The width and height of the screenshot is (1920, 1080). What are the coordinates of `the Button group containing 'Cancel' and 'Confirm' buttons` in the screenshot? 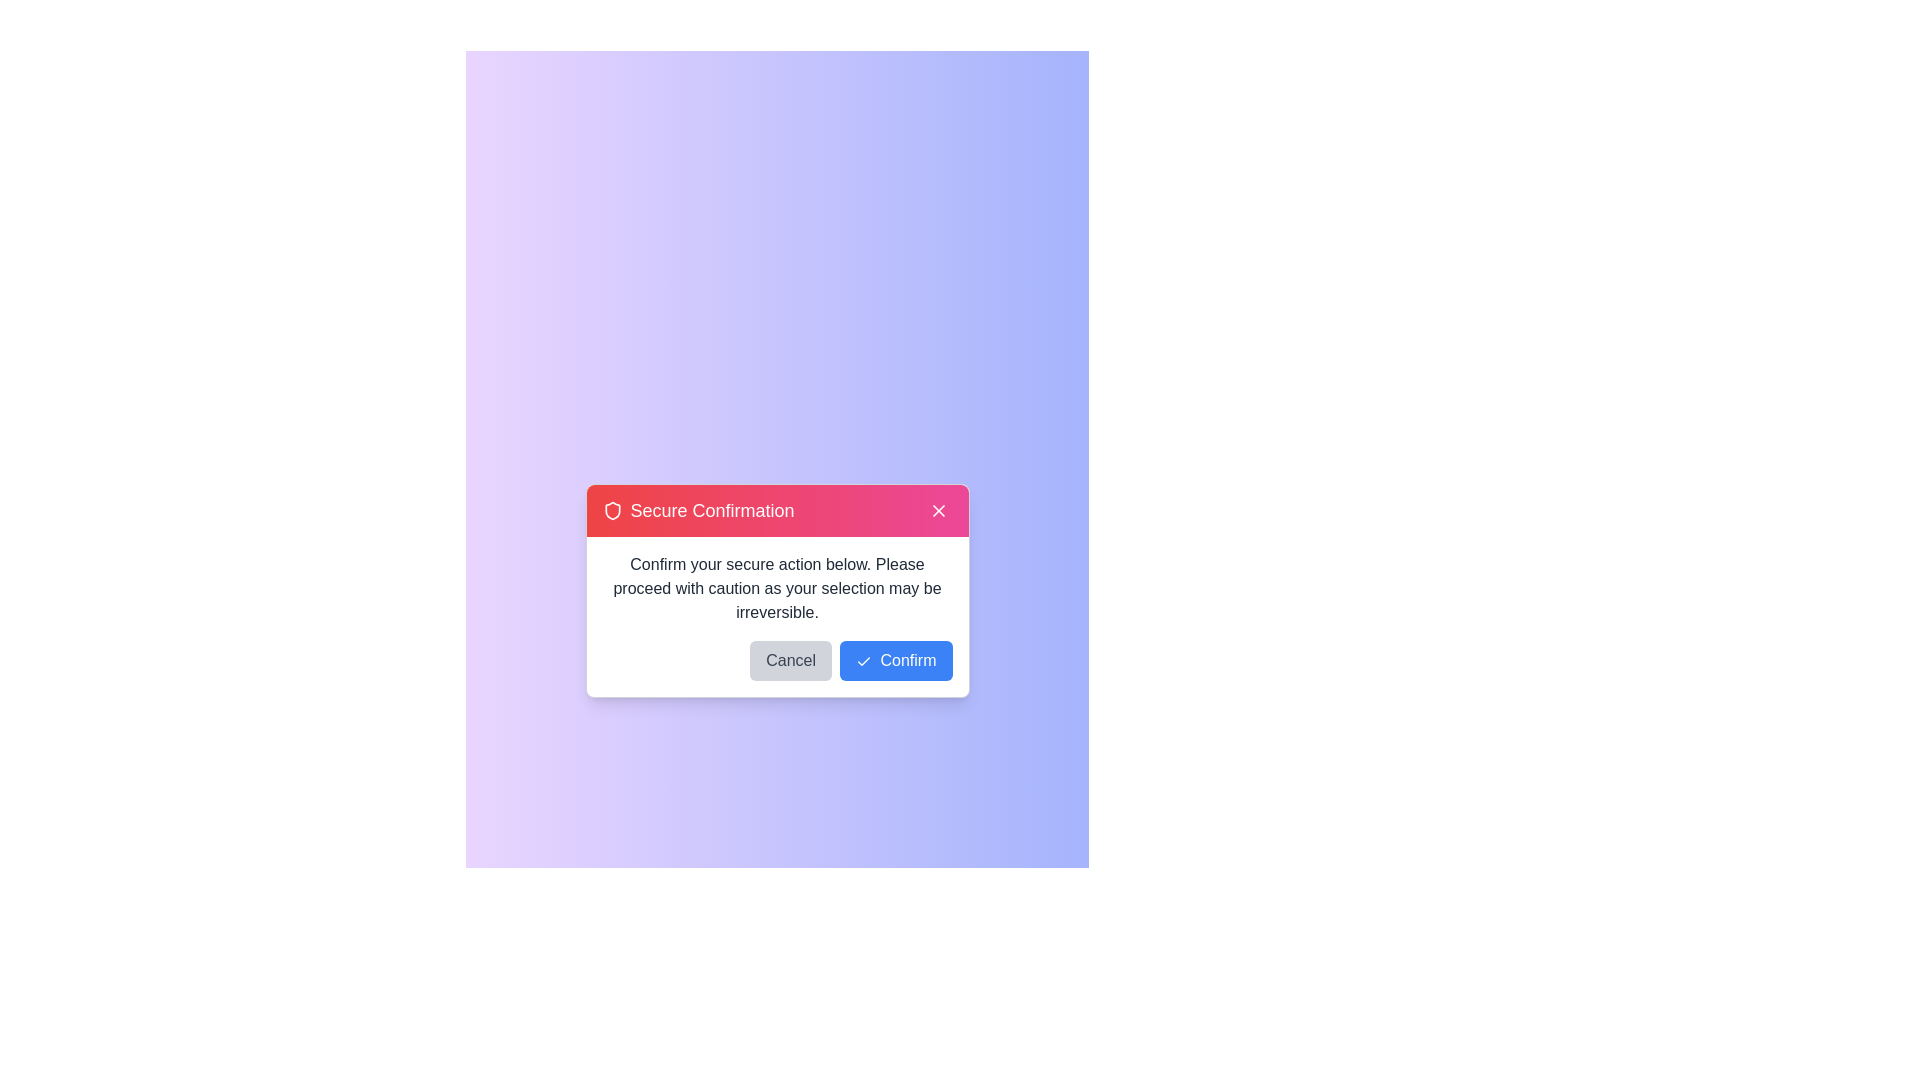 It's located at (776, 668).